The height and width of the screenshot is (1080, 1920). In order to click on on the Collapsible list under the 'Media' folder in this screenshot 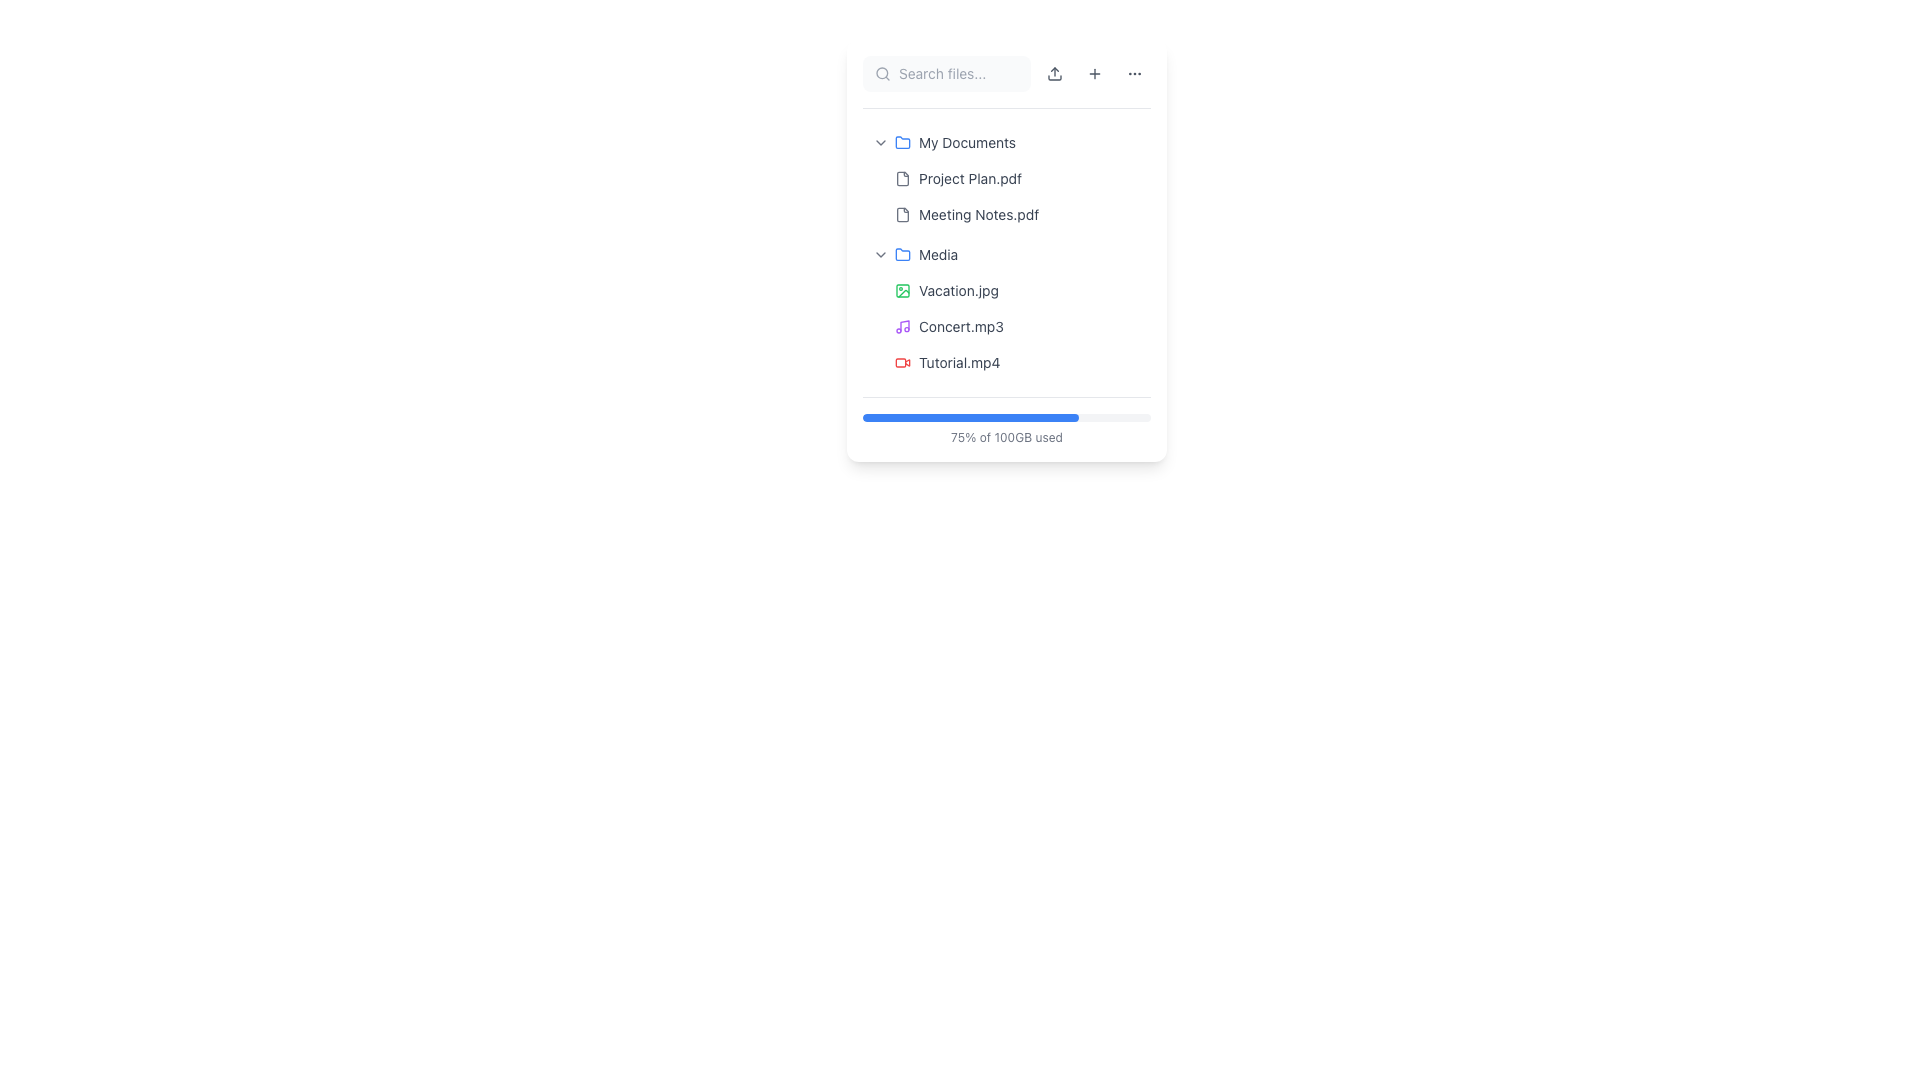, I will do `click(1007, 308)`.